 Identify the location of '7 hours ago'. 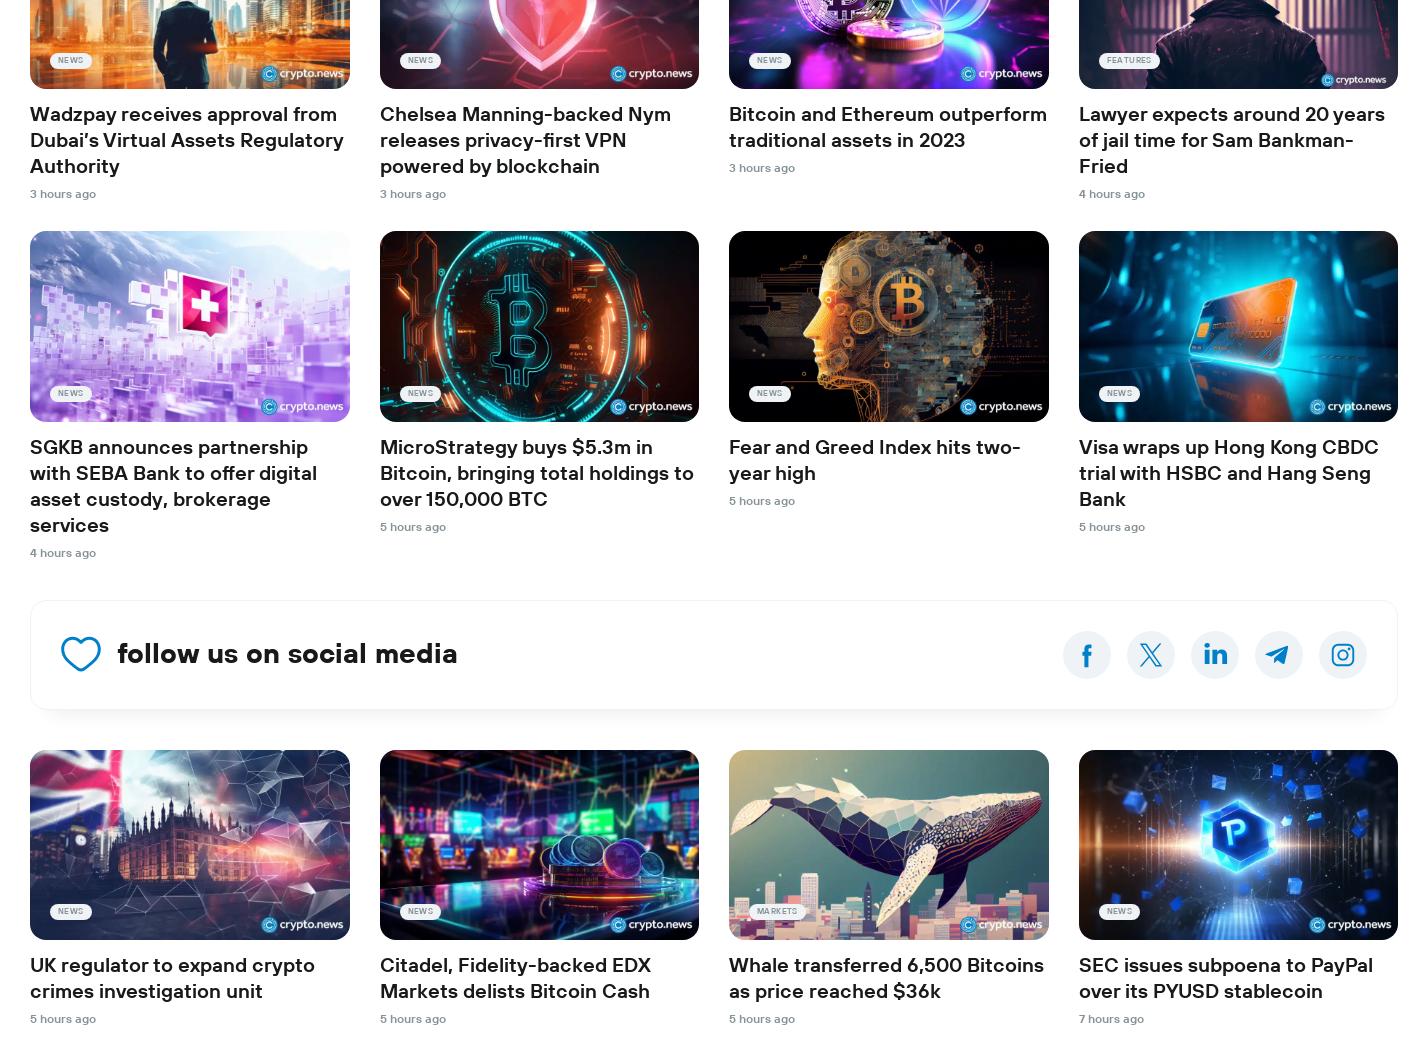
(1110, 1018).